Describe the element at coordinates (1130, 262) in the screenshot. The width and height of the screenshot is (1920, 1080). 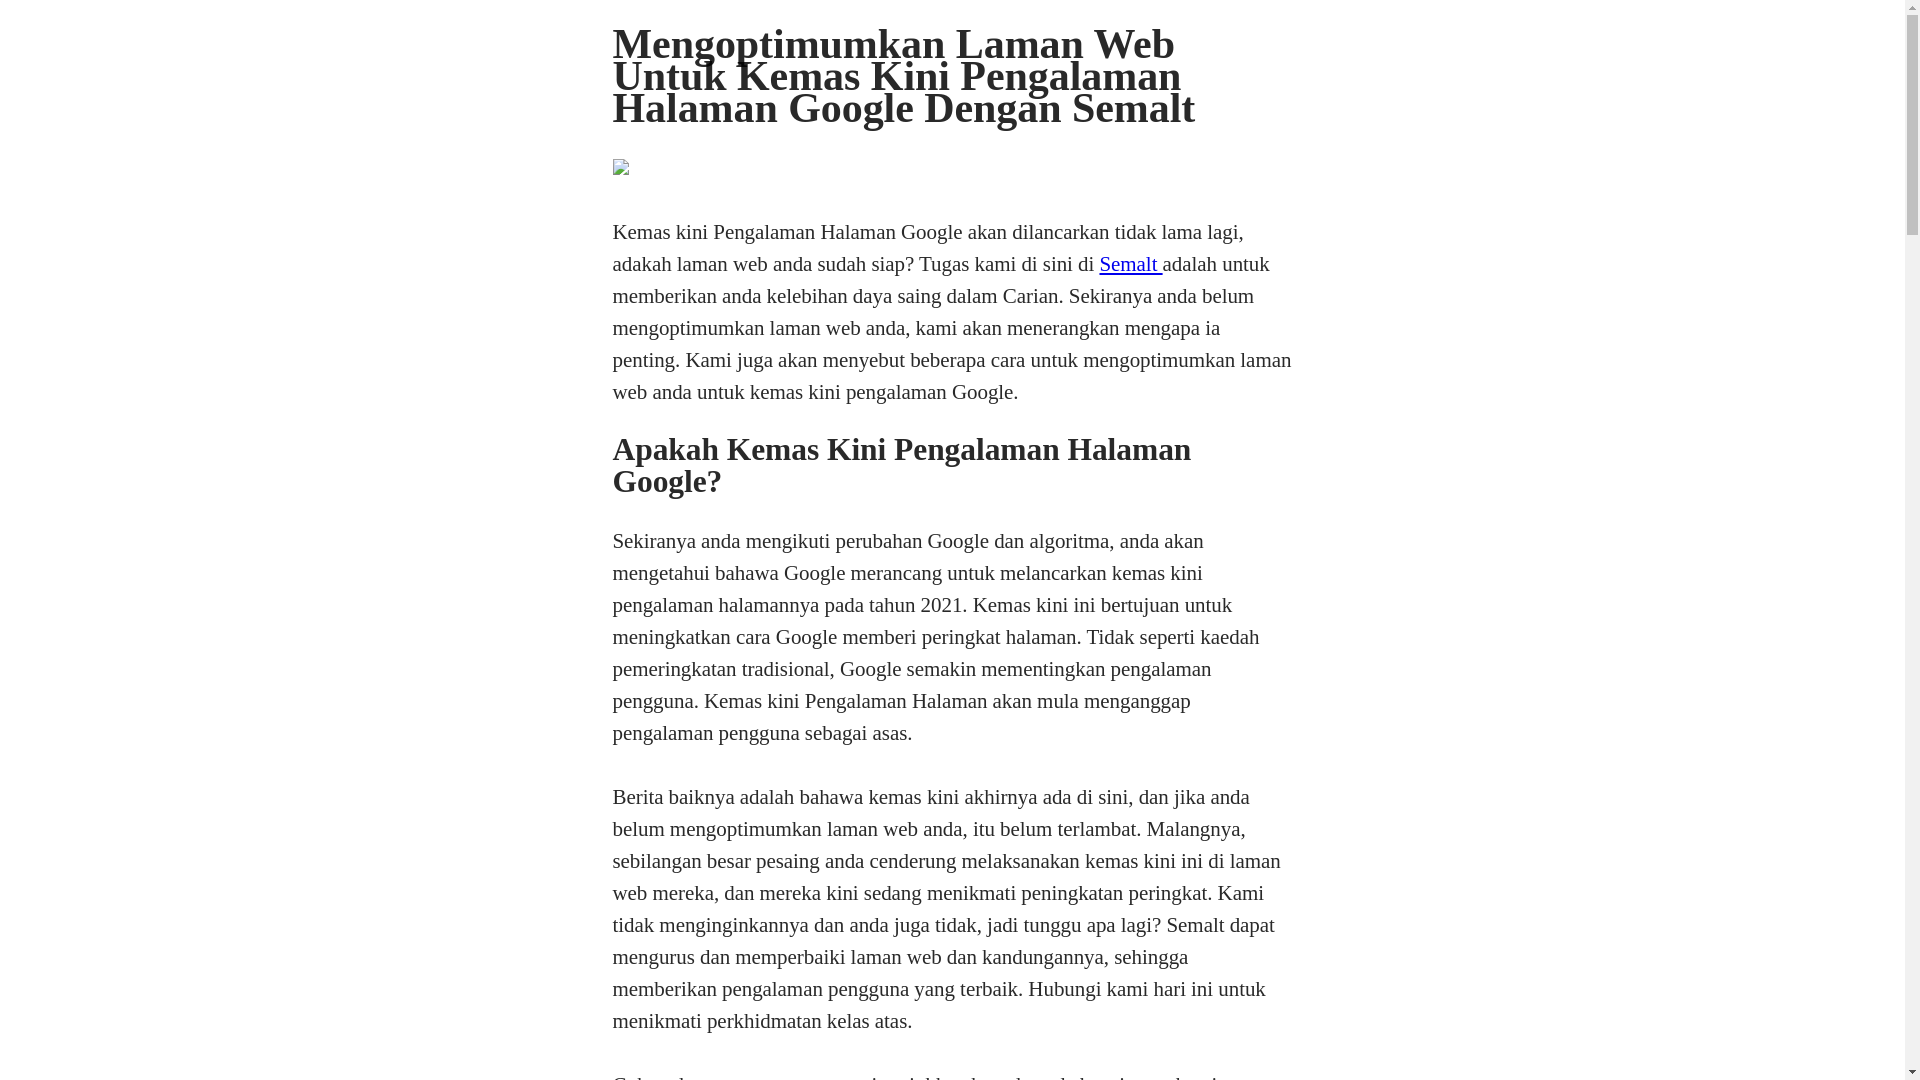
I see `'Semalt'` at that location.